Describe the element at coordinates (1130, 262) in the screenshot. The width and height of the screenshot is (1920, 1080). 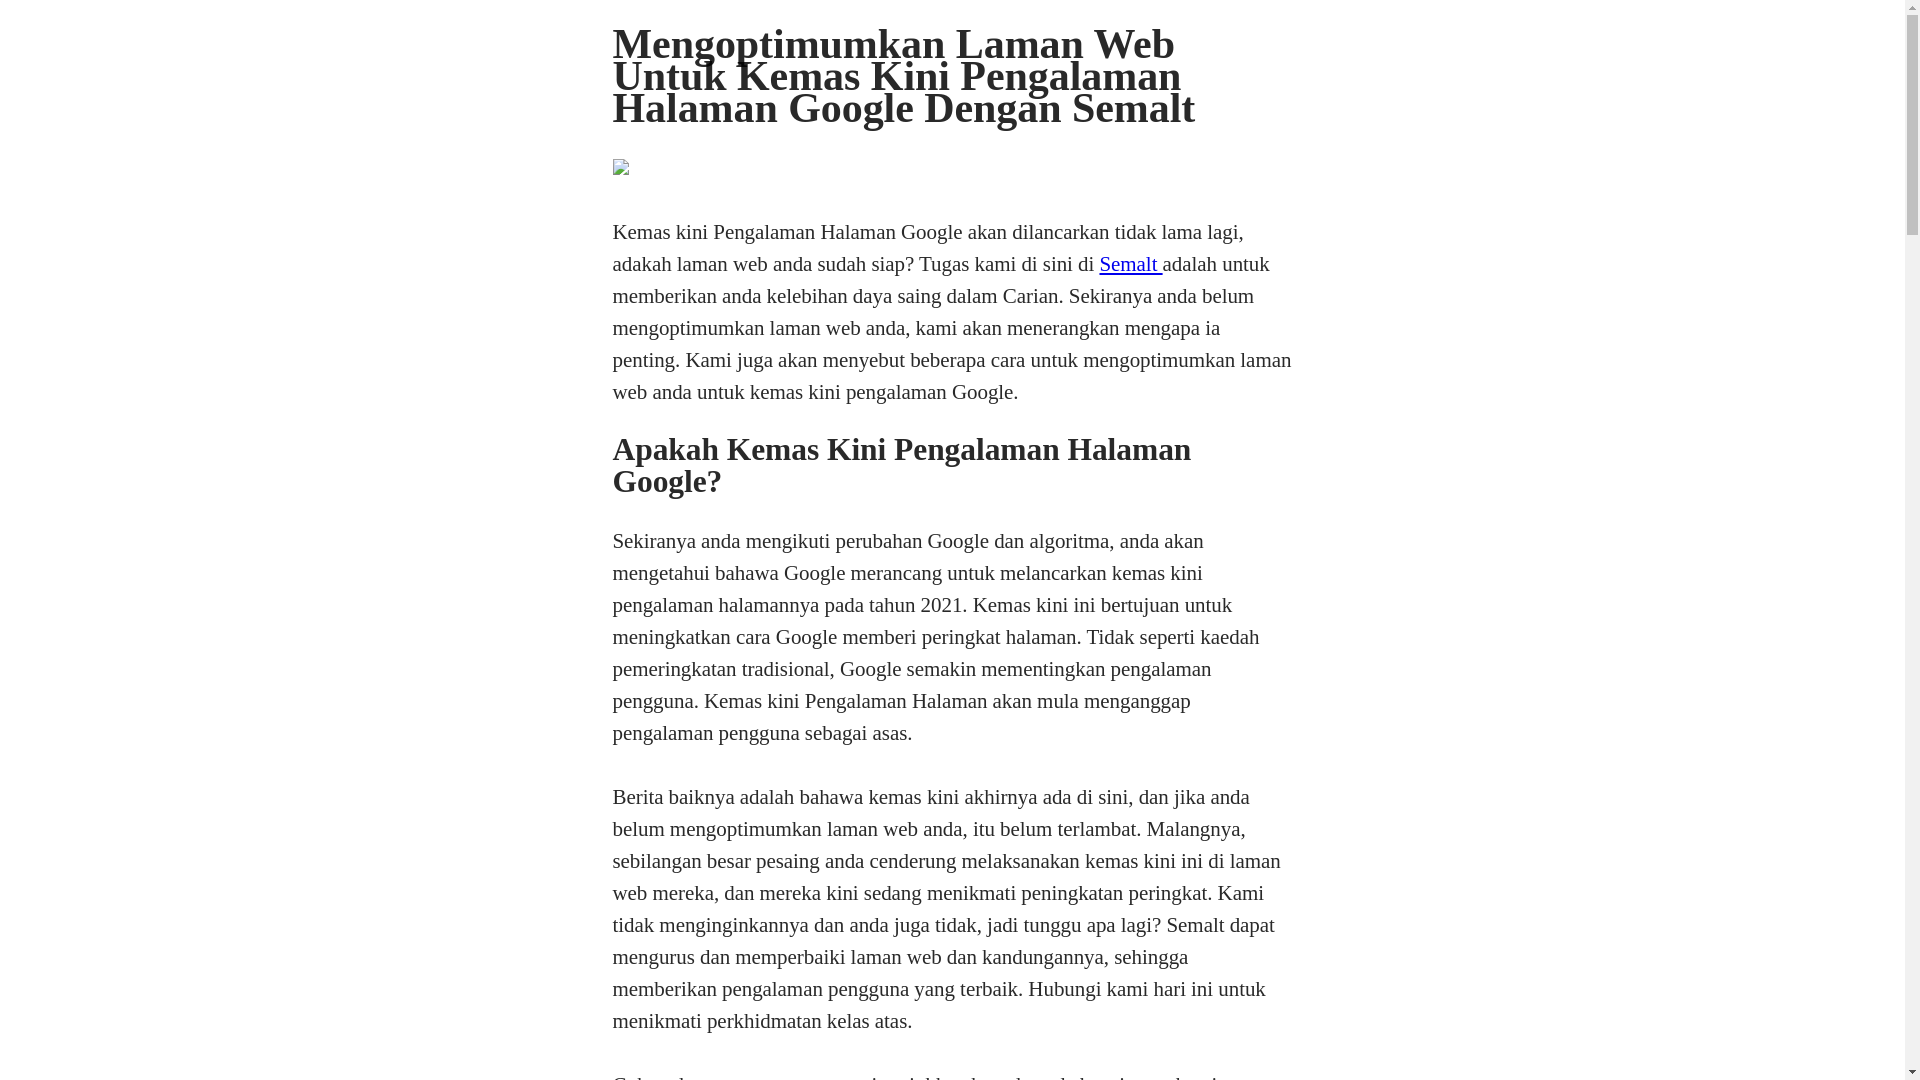
I see `'Semalt'` at that location.